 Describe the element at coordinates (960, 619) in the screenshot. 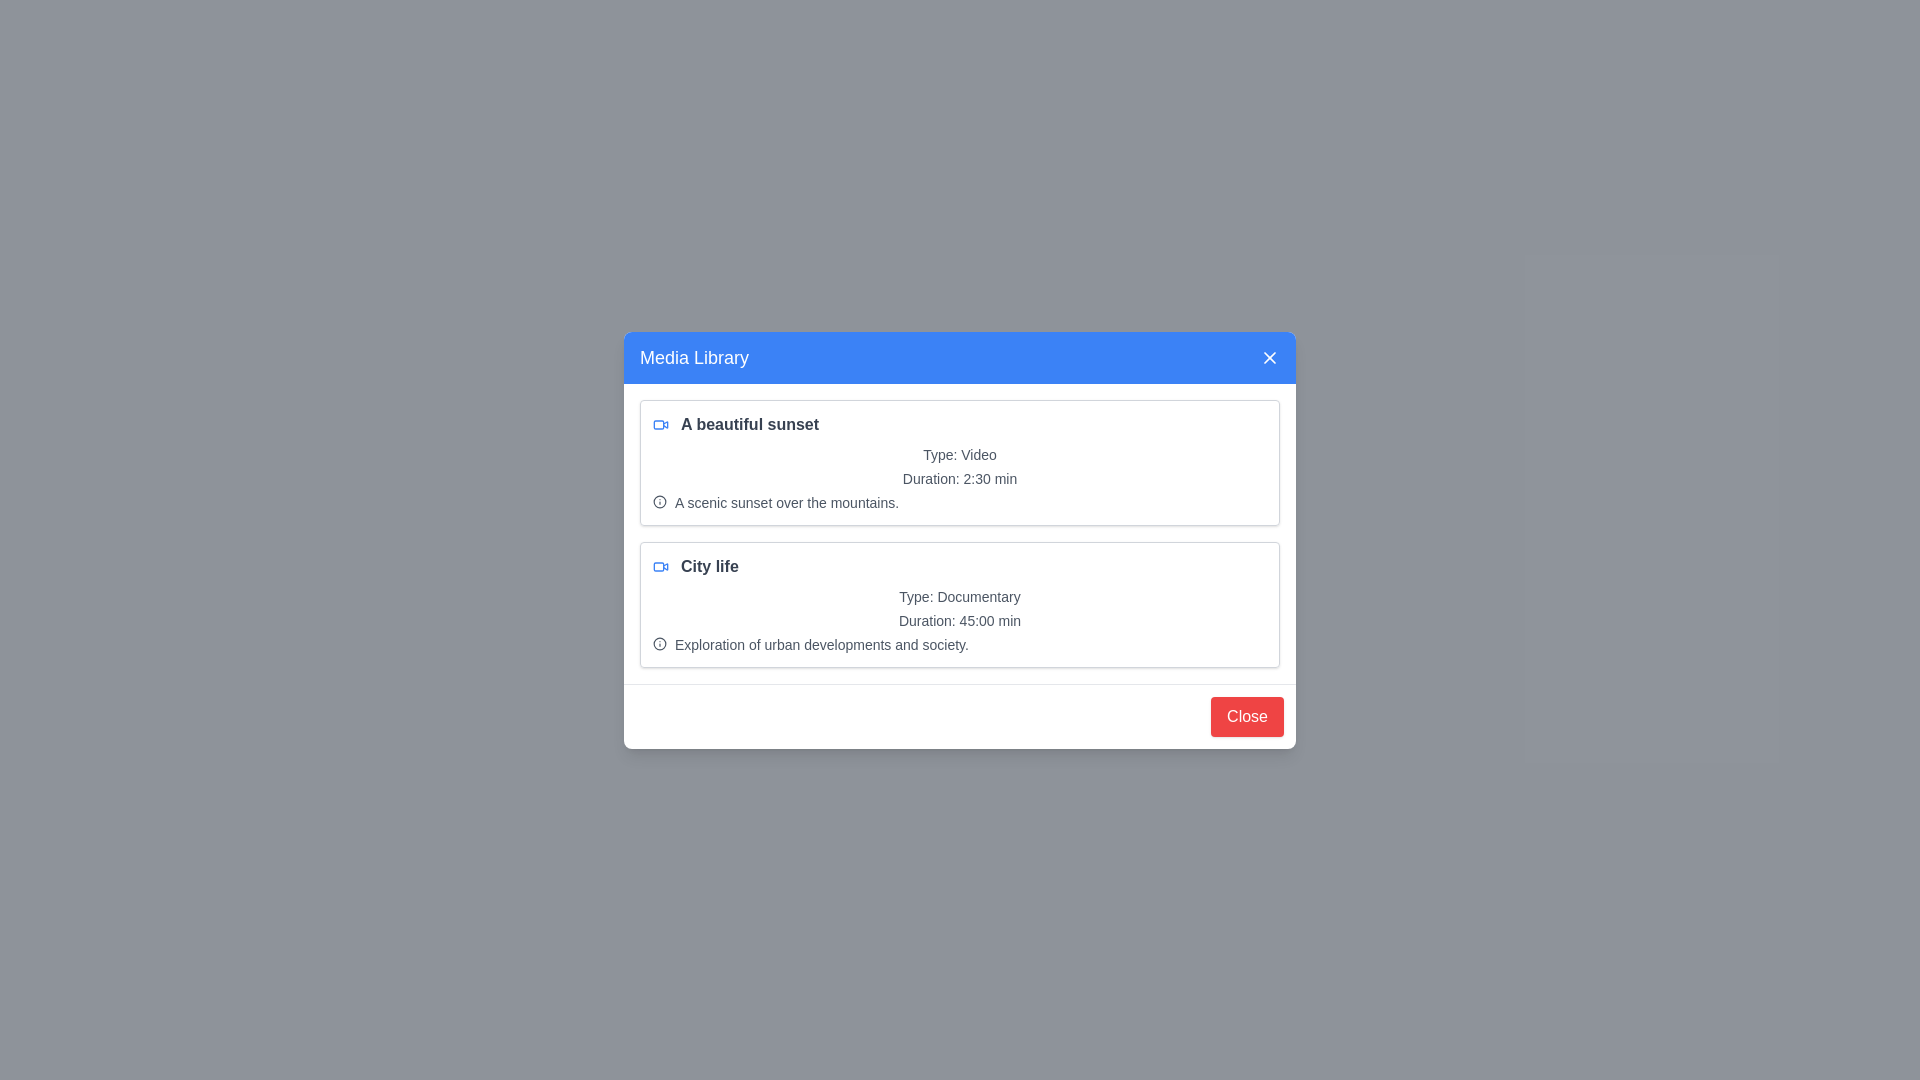

I see `the text label displaying the duration of the media item 'City life', located beneath the 'Type: Documentary' field` at that location.